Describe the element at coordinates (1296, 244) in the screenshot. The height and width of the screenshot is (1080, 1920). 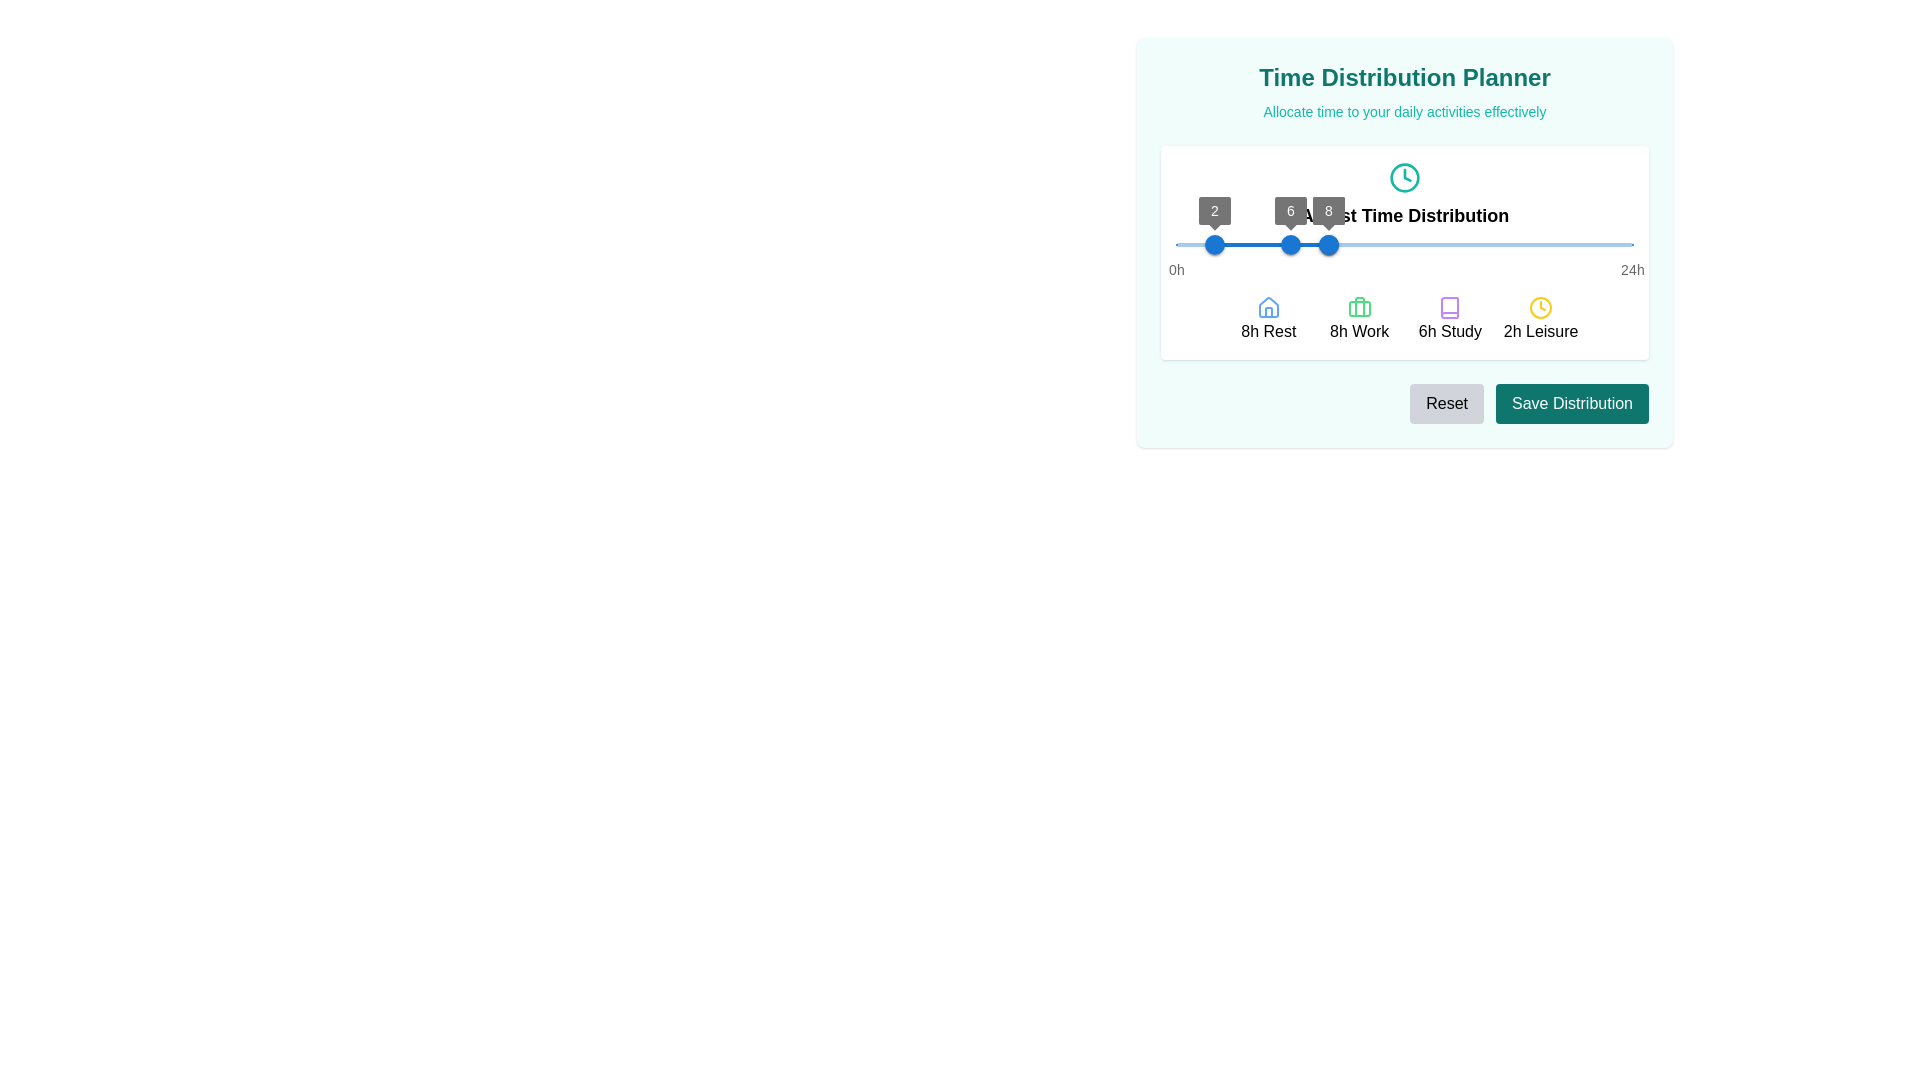
I see `the time slider` at that location.